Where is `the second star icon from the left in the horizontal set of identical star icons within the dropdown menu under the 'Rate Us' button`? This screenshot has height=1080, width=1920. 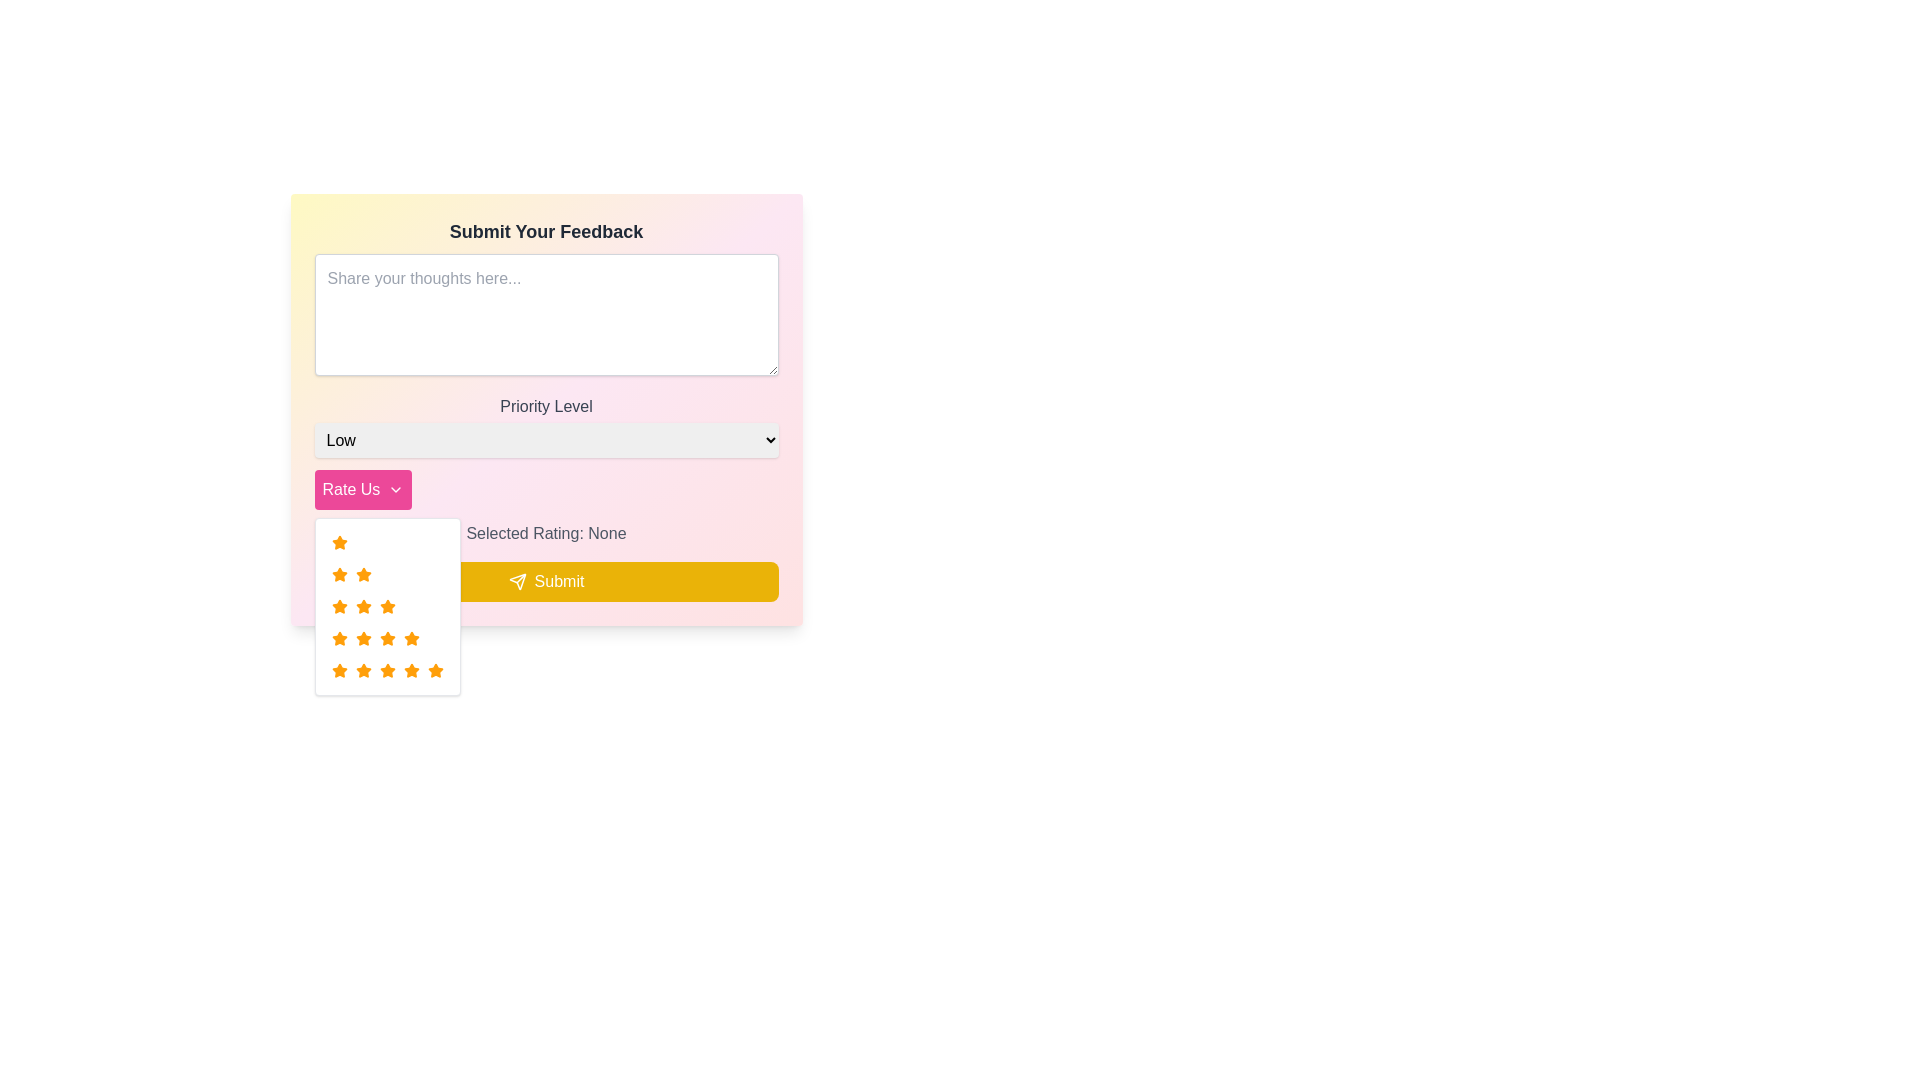
the second star icon from the left in the horizontal set of identical star icons within the dropdown menu under the 'Rate Us' button is located at coordinates (339, 671).